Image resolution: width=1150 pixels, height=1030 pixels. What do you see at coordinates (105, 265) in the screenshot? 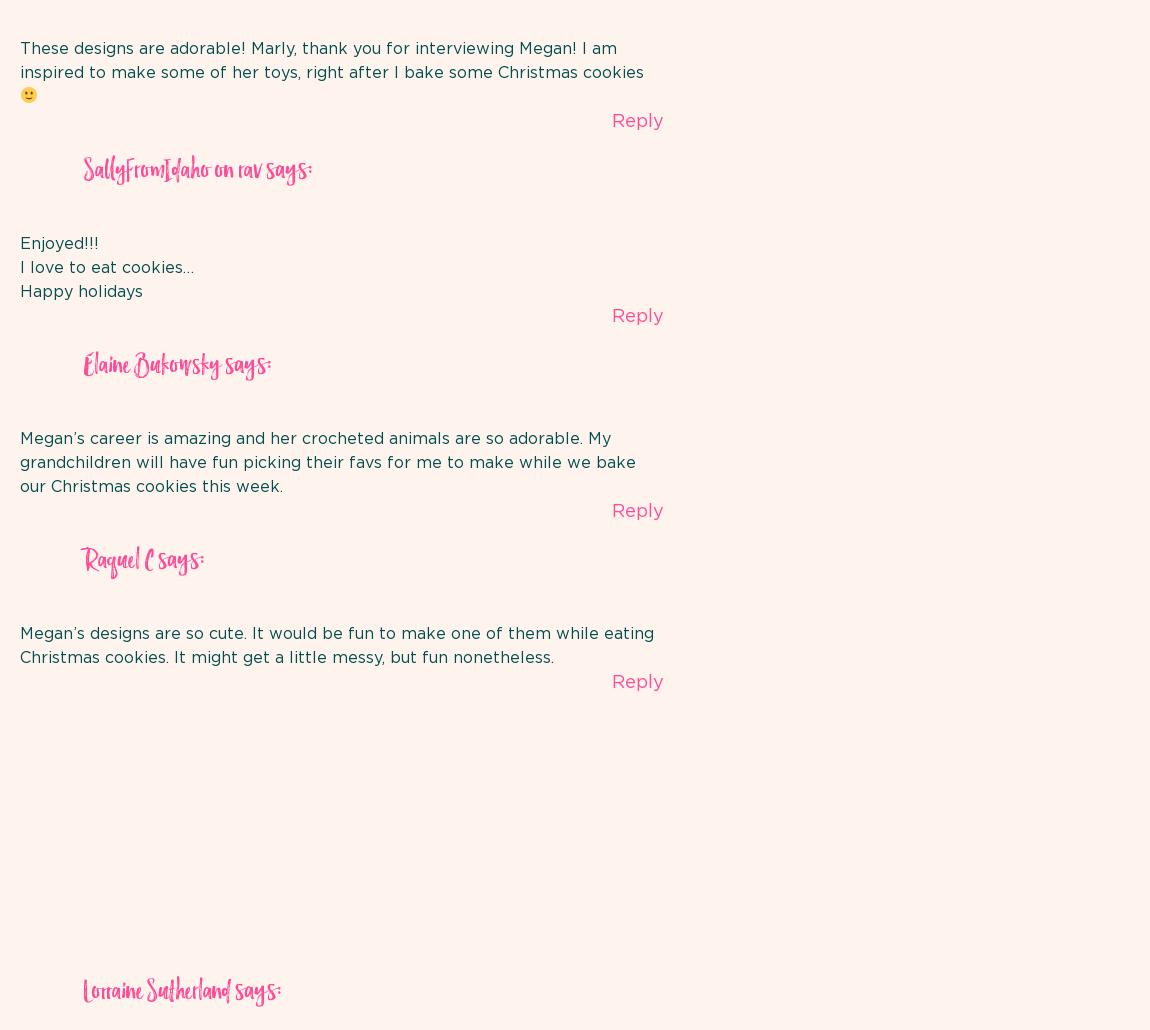
I see `'I love to eat cookies…'` at bounding box center [105, 265].